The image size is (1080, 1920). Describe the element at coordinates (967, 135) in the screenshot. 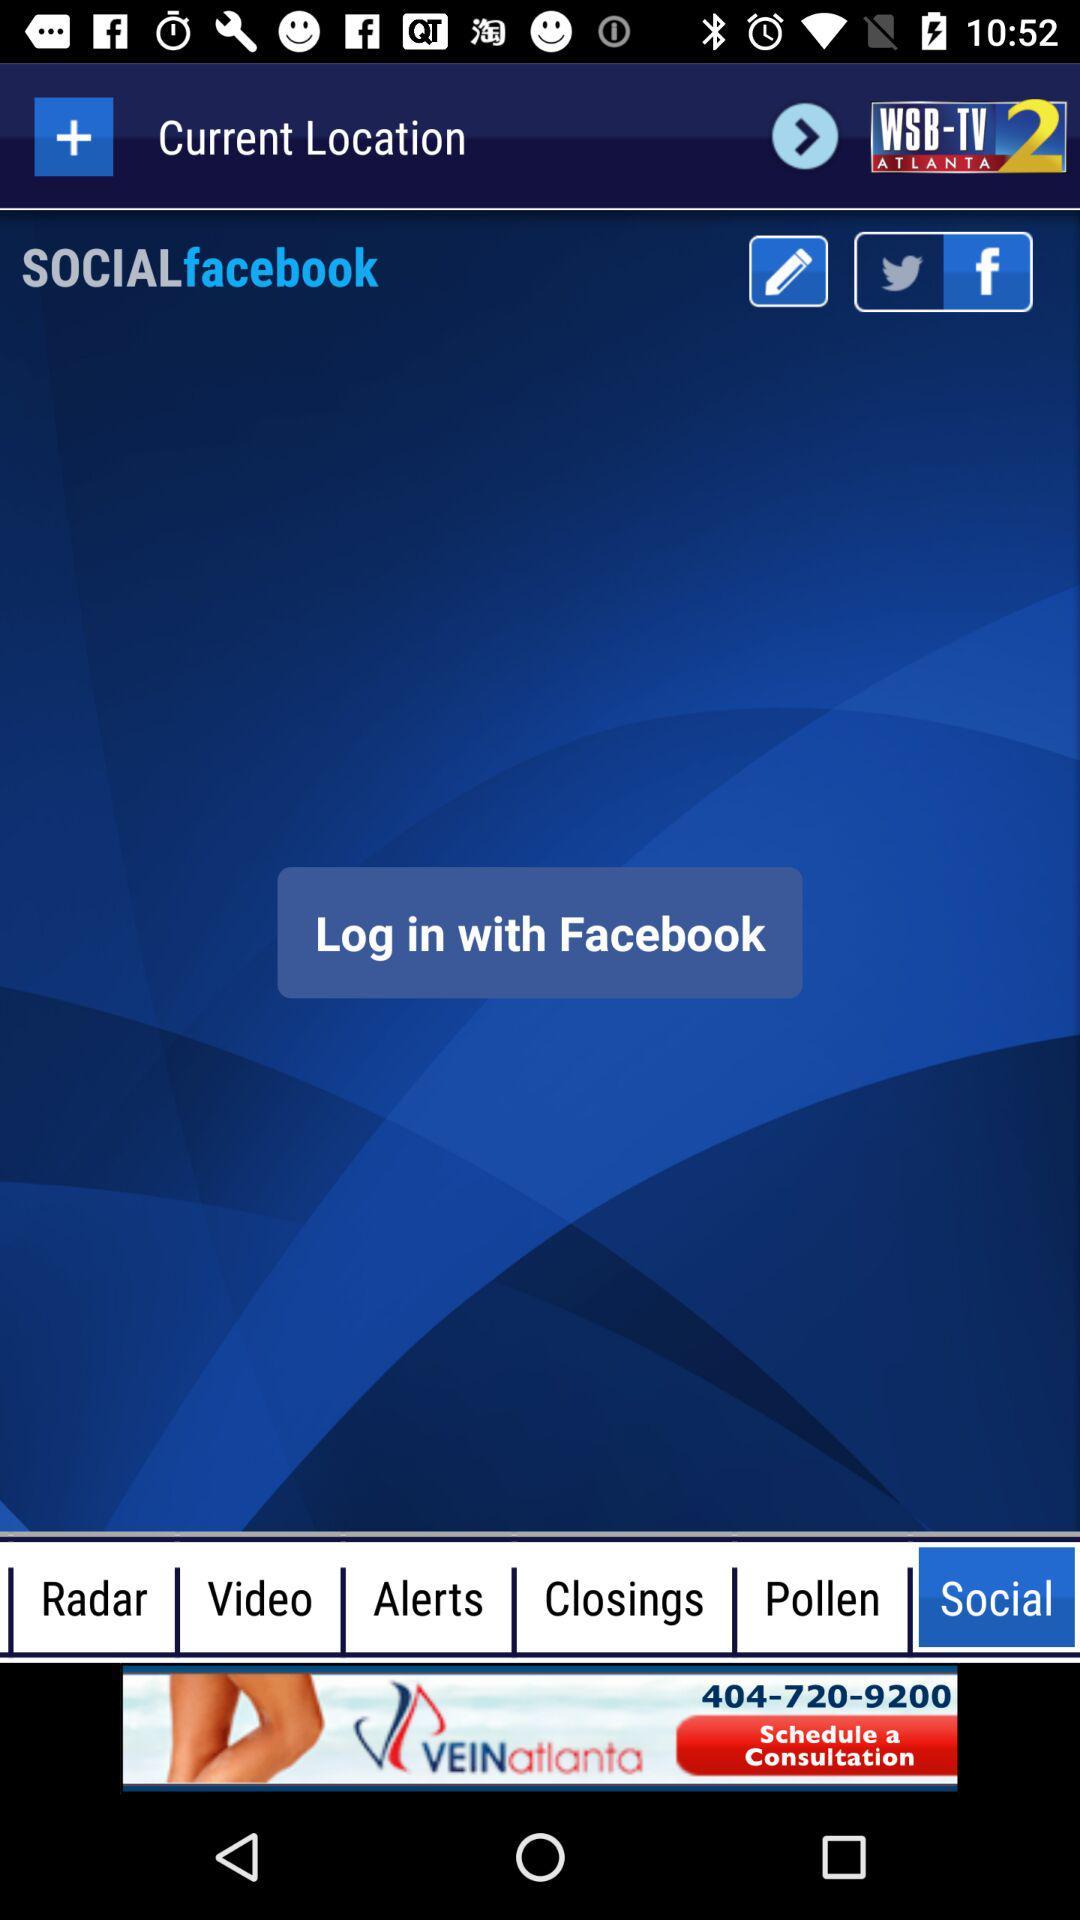

I see `advertisement link` at that location.